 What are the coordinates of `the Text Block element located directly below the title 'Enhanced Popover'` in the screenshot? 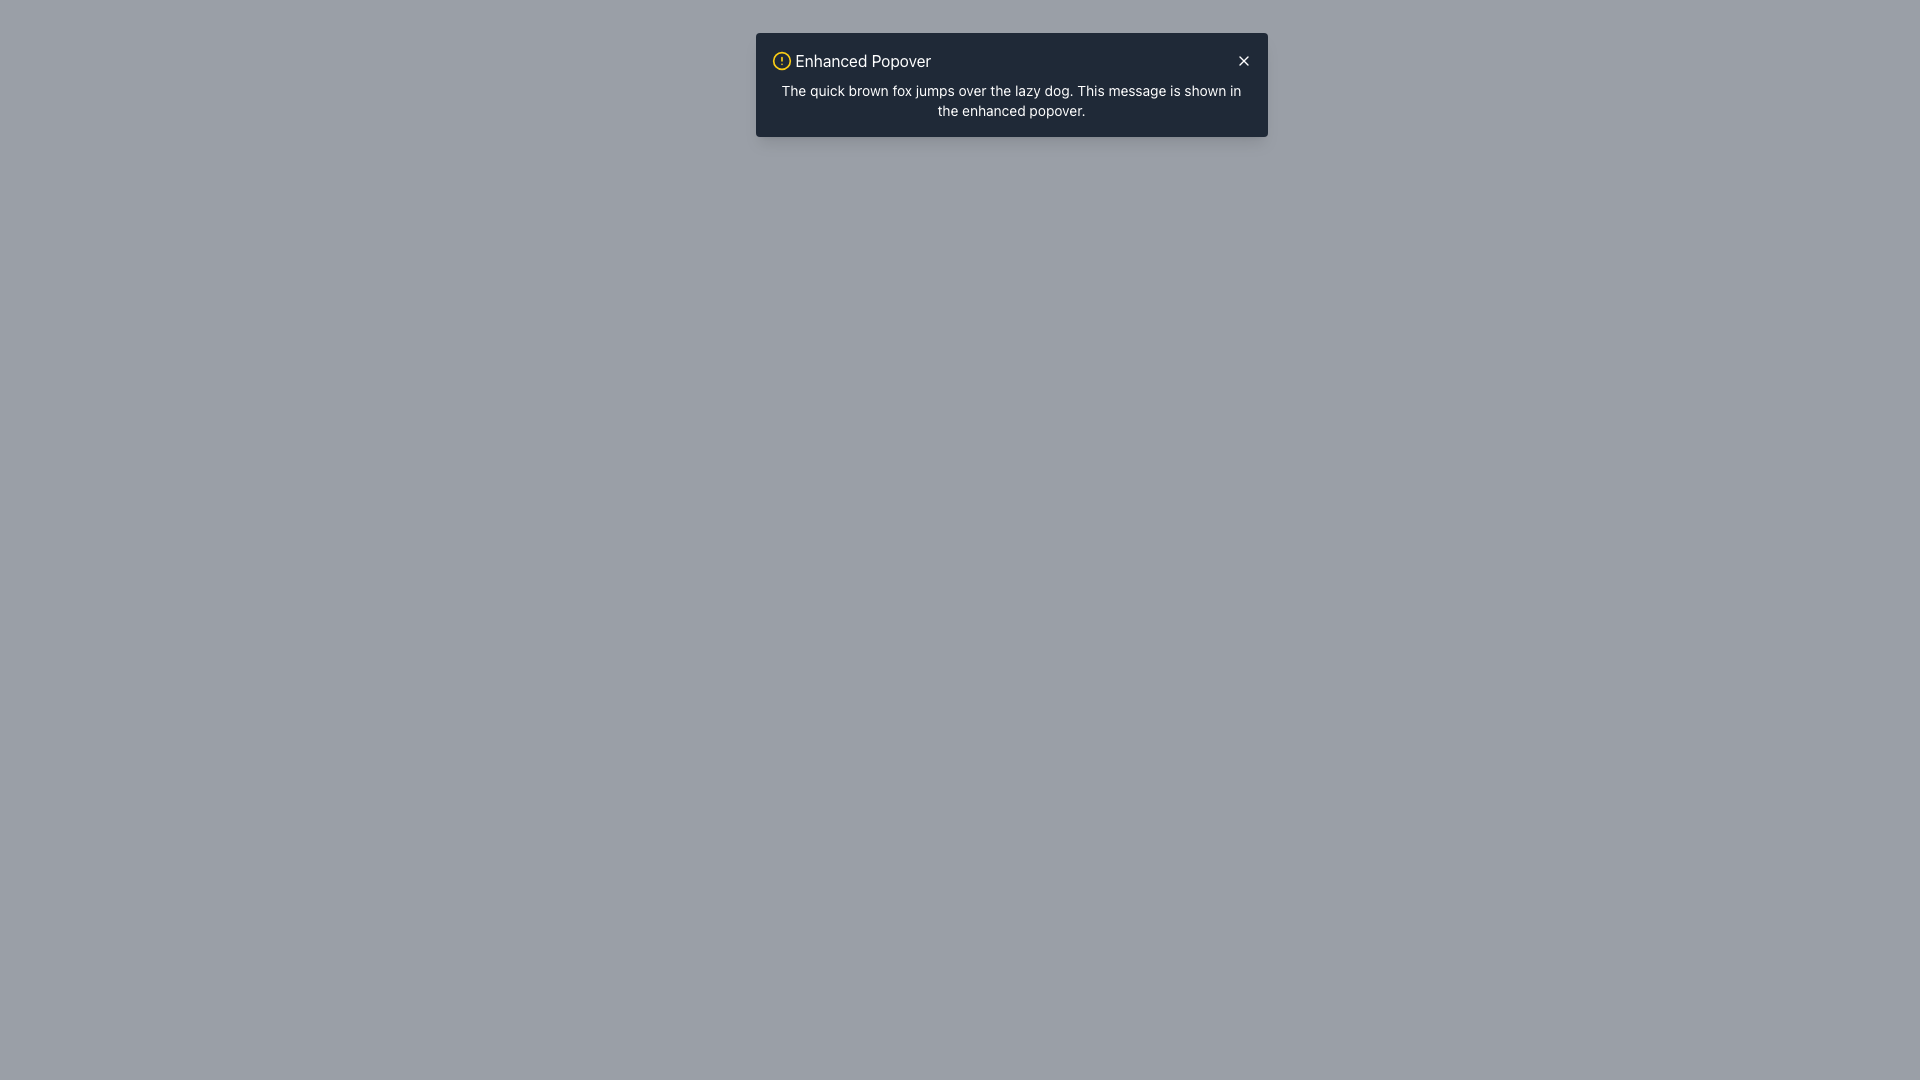 It's located at (1011, 100).